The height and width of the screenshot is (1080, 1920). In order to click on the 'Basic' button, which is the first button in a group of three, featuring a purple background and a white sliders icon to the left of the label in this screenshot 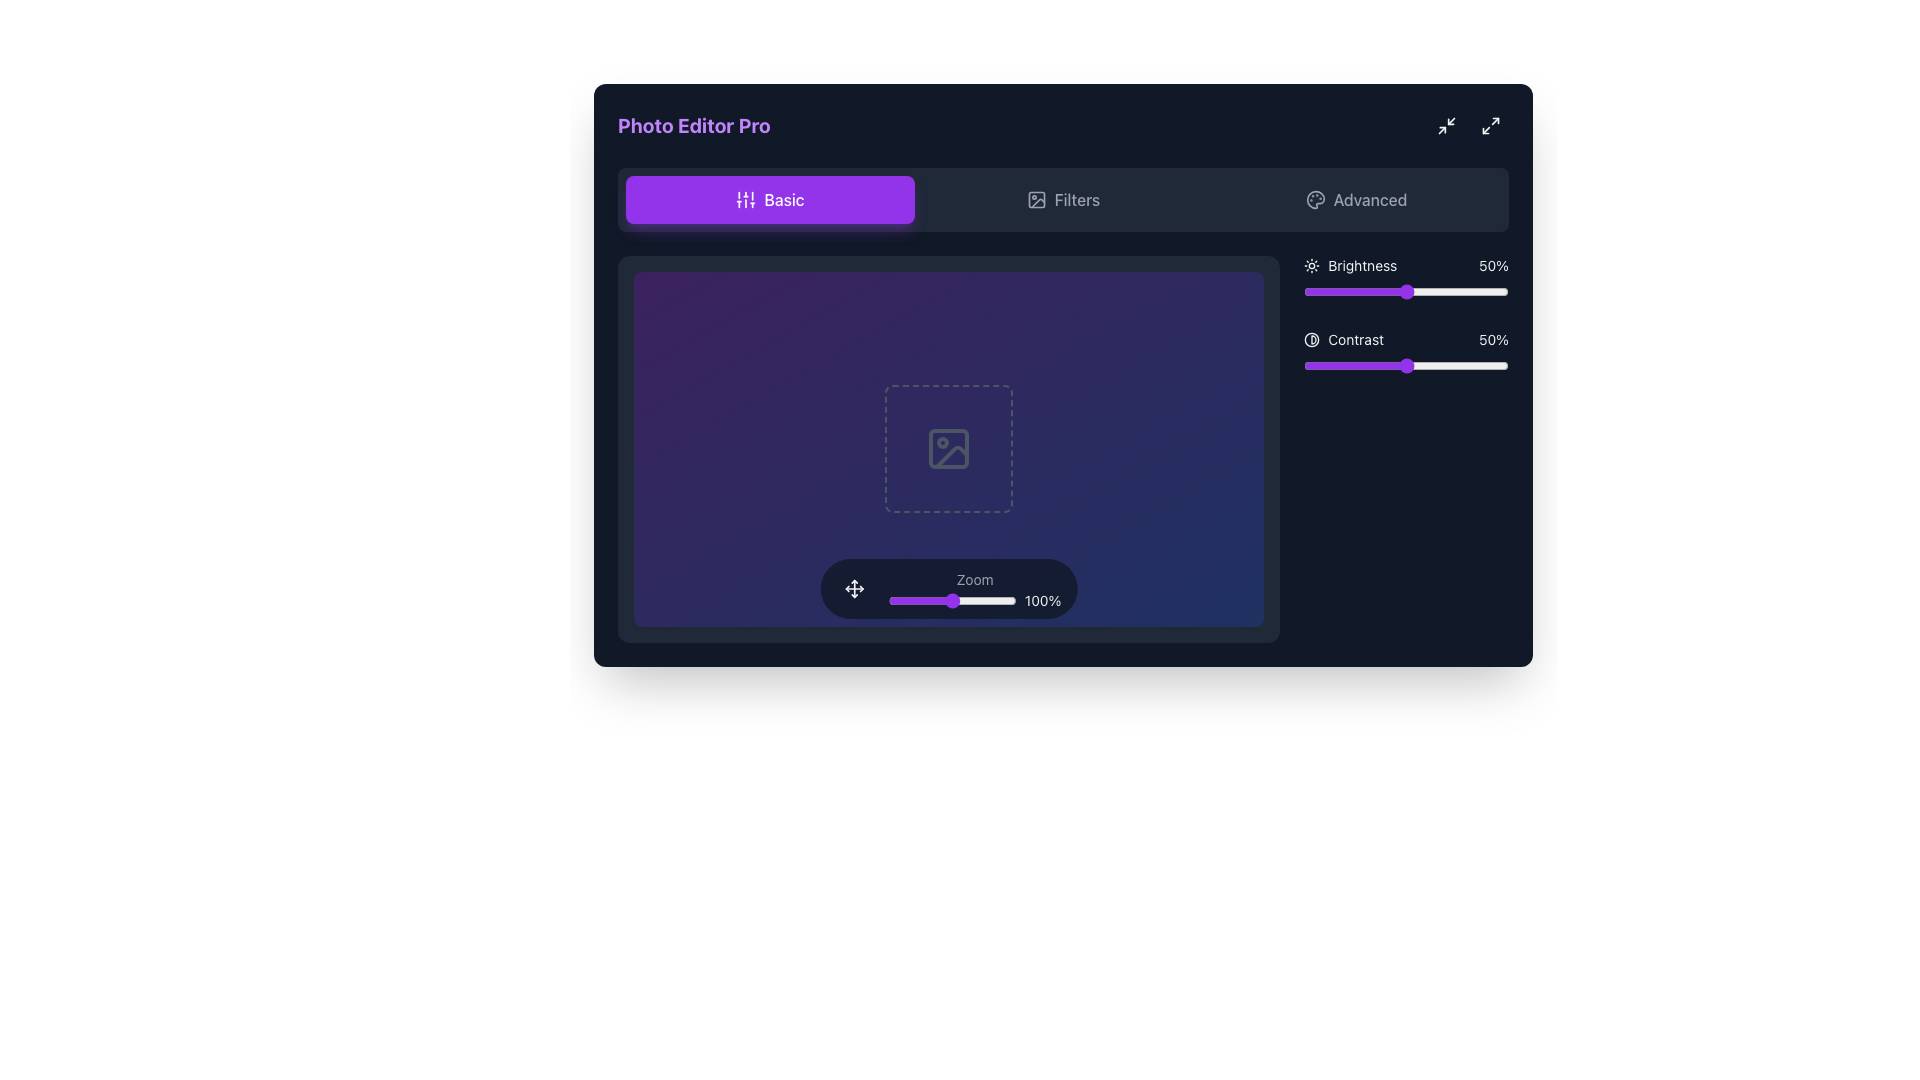, I will do `click(769, 200)`.